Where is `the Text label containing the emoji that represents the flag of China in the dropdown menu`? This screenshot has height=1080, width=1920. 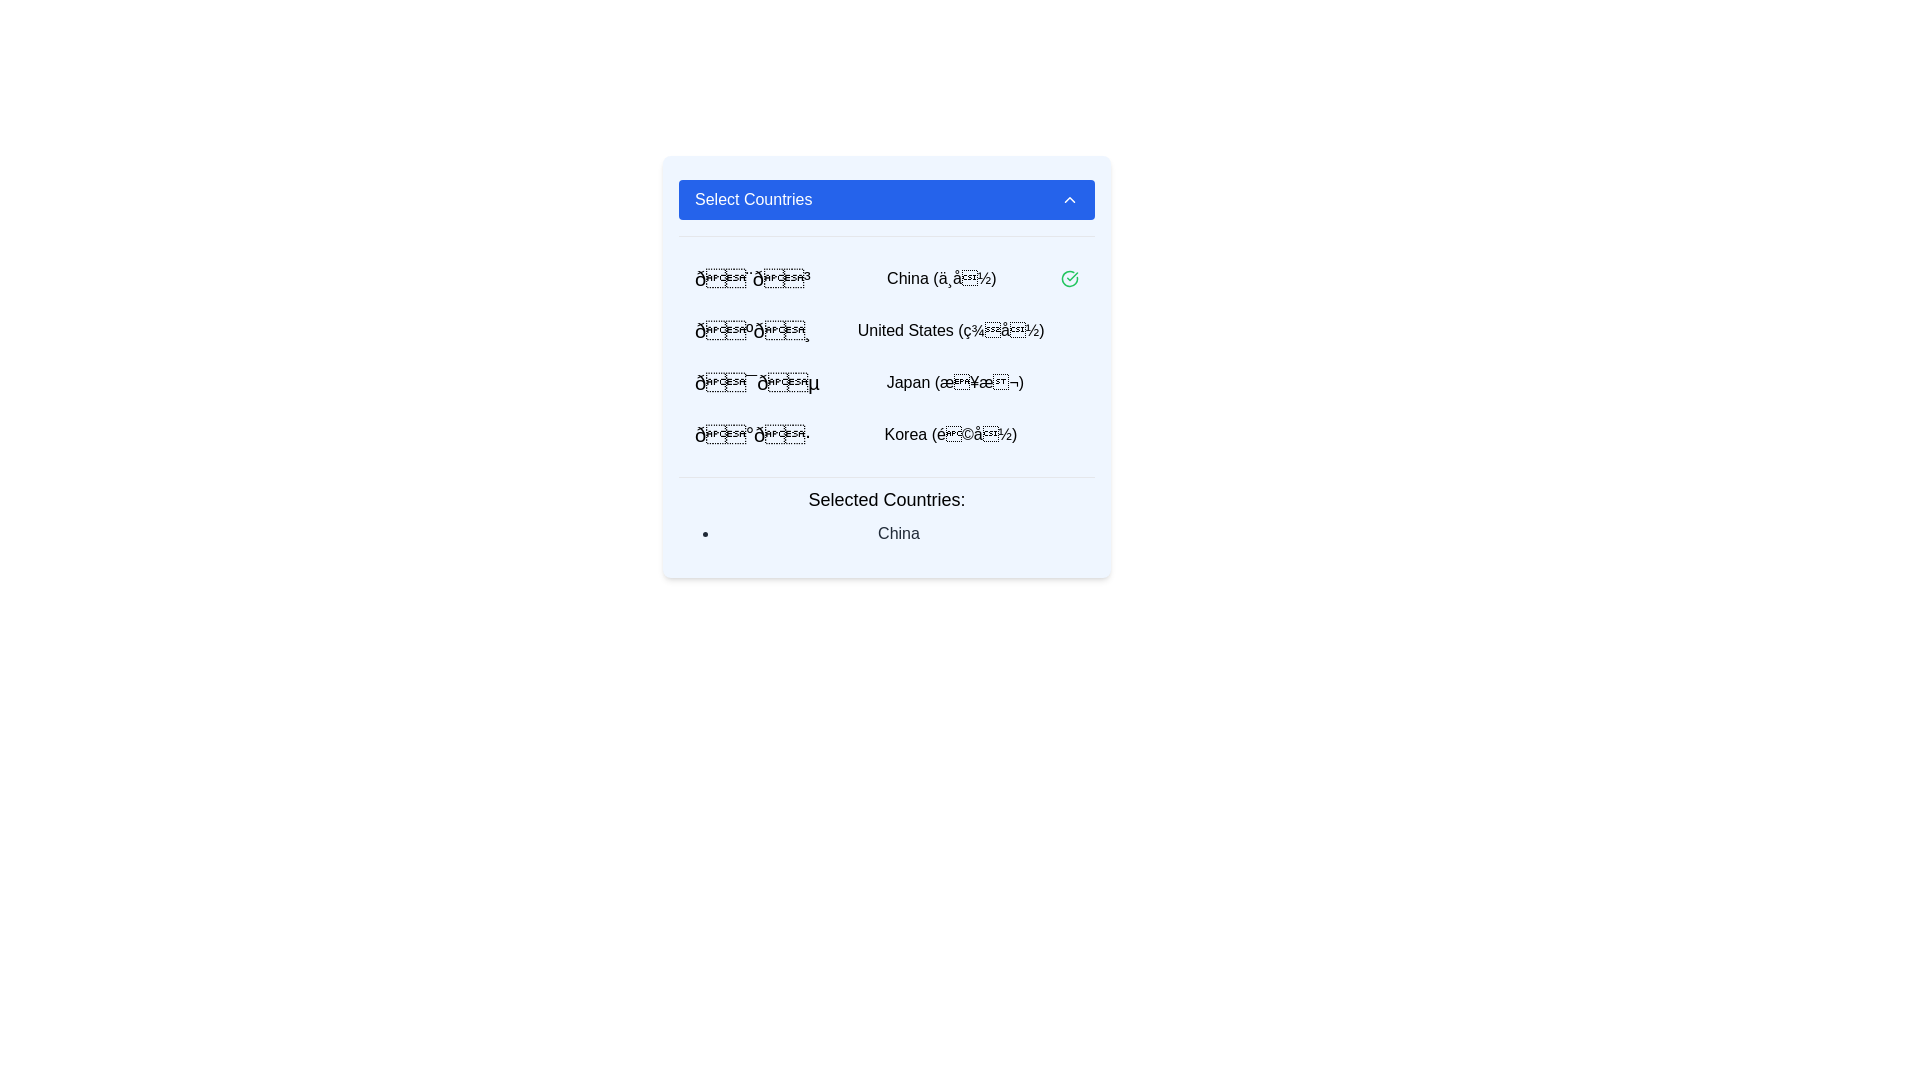
the Text label containing the emoji that represents the flag of China in the dropdown menu is located at coordinates (751, 278).